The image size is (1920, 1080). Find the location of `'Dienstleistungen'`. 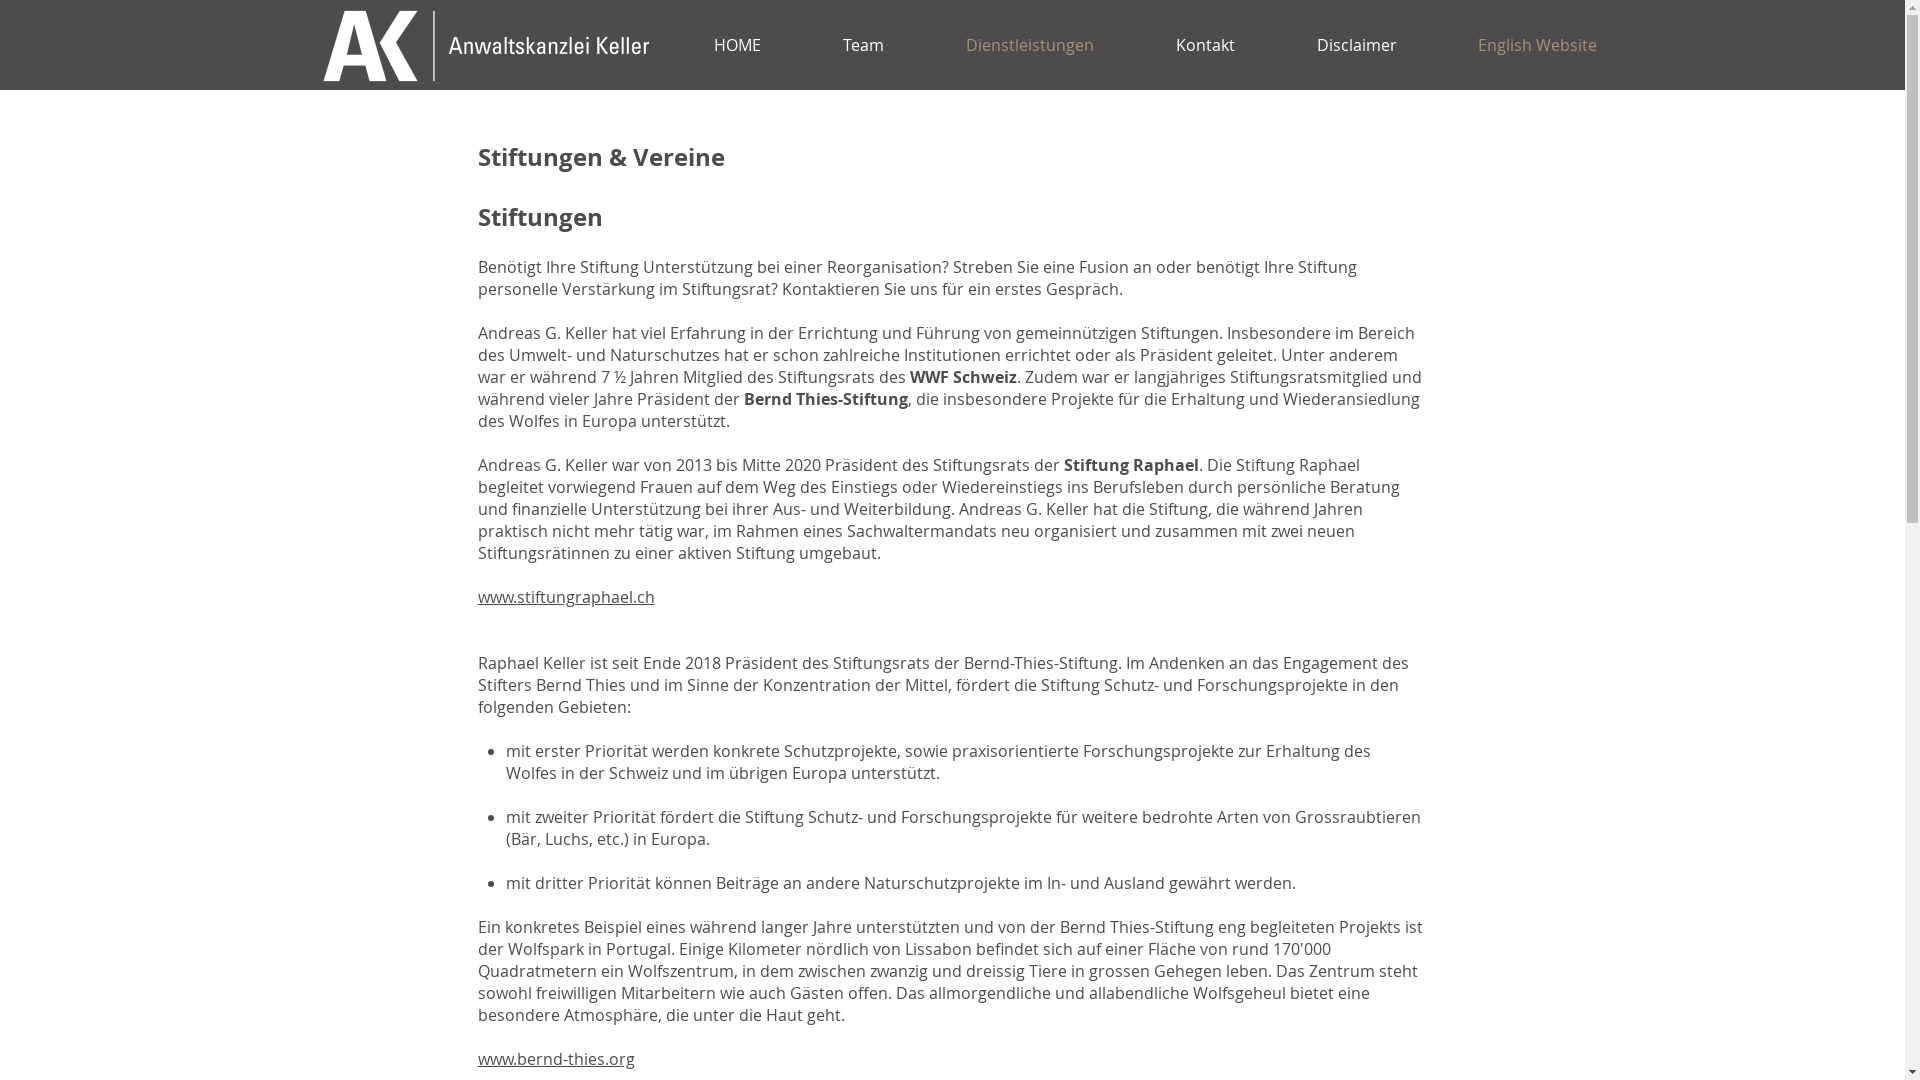

'Dienstleistungen' is located at coordinates (1028, 45).